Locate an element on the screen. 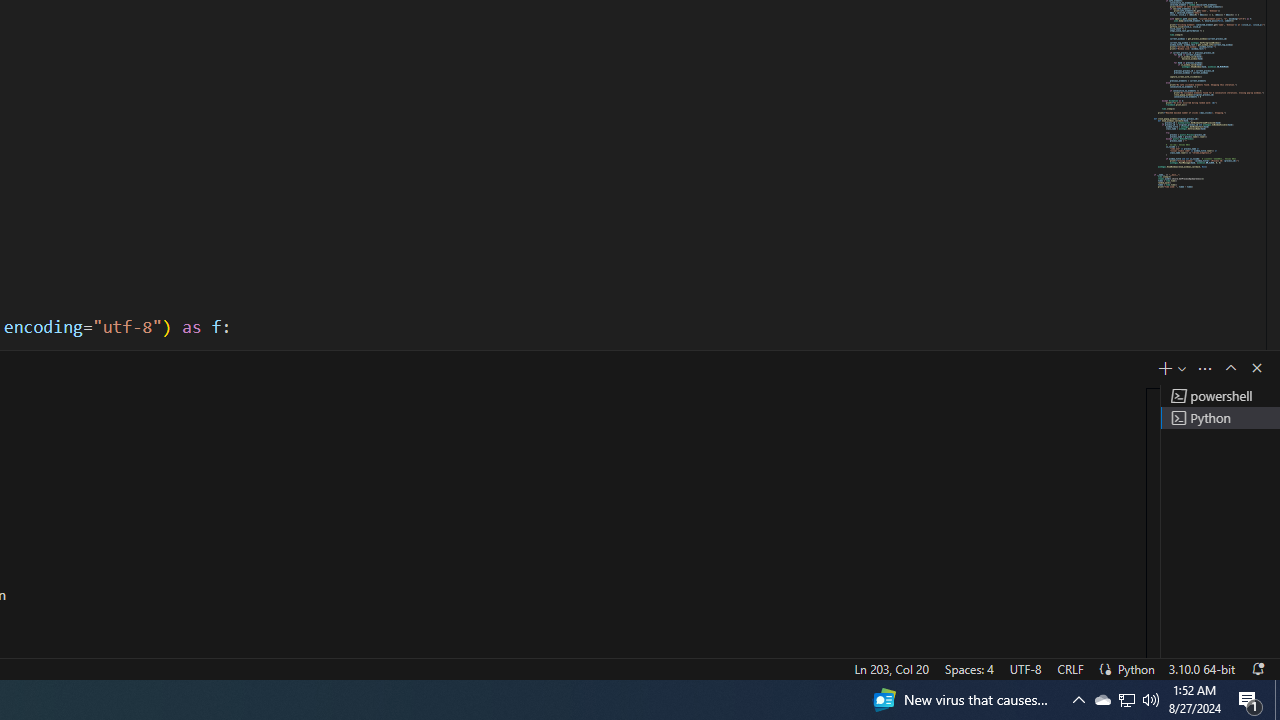  'Spaces: 4' is located at coordinates (968, 668).